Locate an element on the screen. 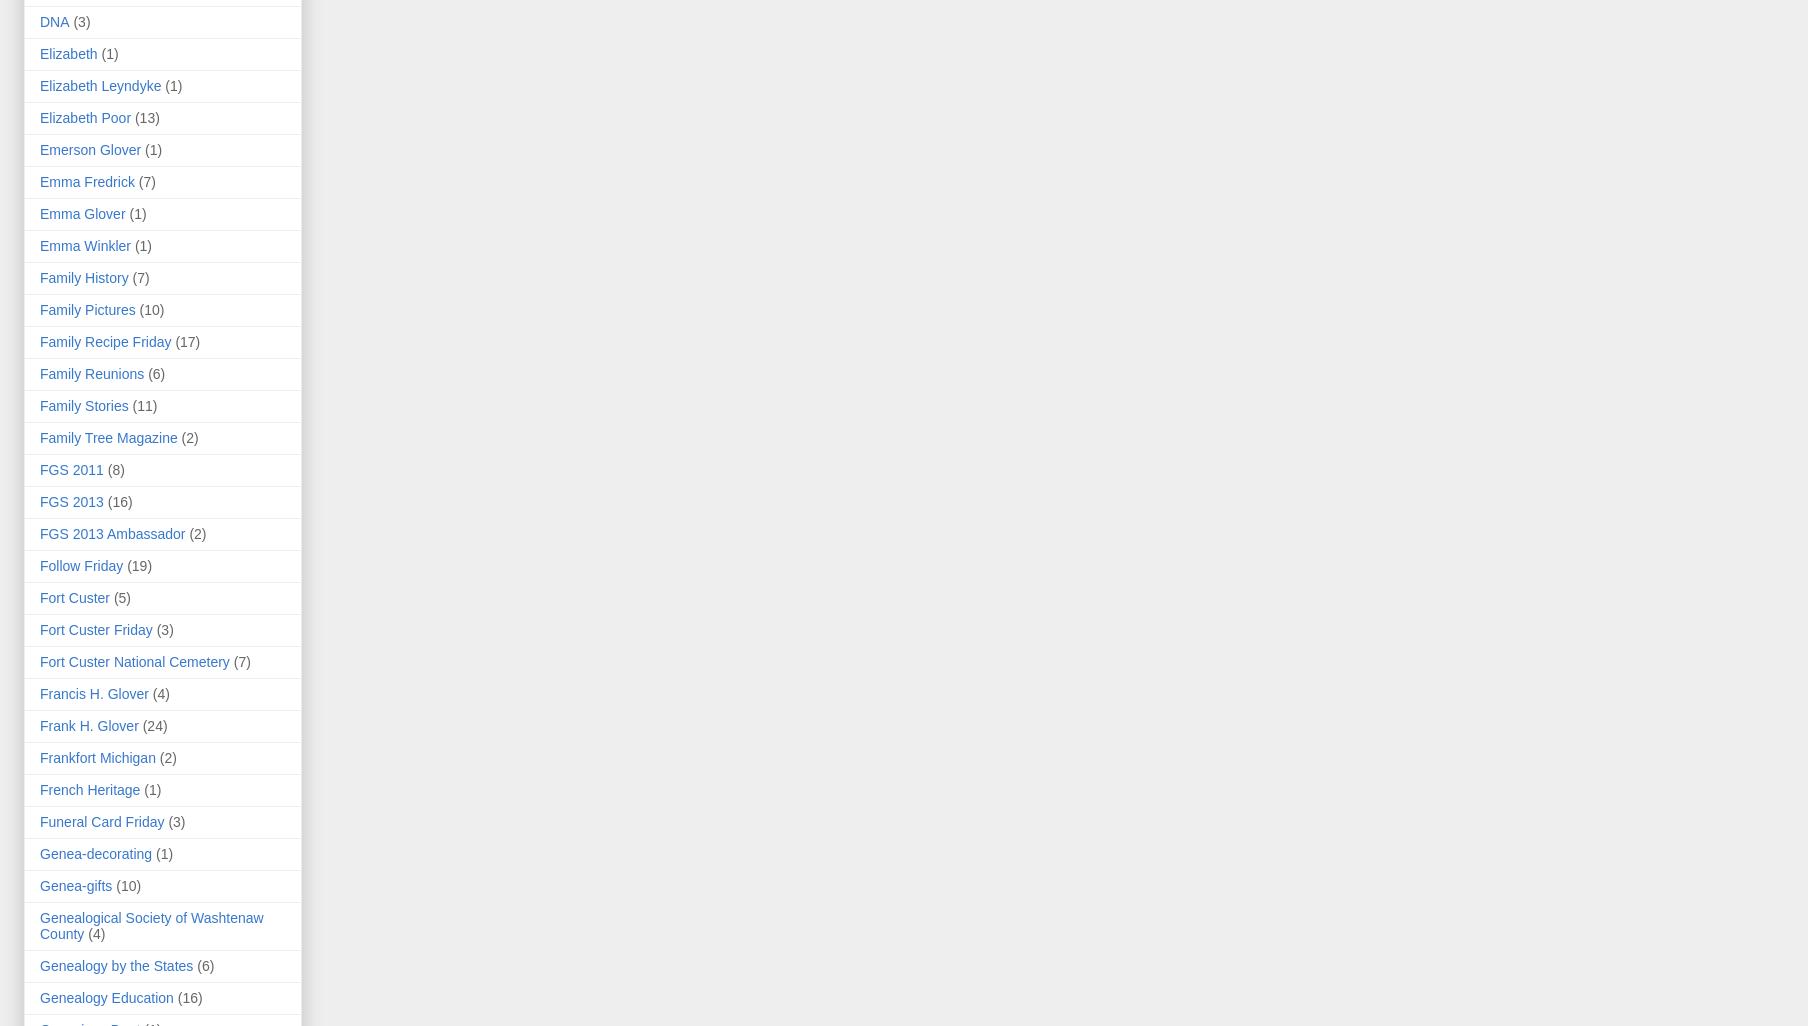 The image size is (1808, 1026). 'FGS 2013 Ambassador' is located at coordinates (39, 534).